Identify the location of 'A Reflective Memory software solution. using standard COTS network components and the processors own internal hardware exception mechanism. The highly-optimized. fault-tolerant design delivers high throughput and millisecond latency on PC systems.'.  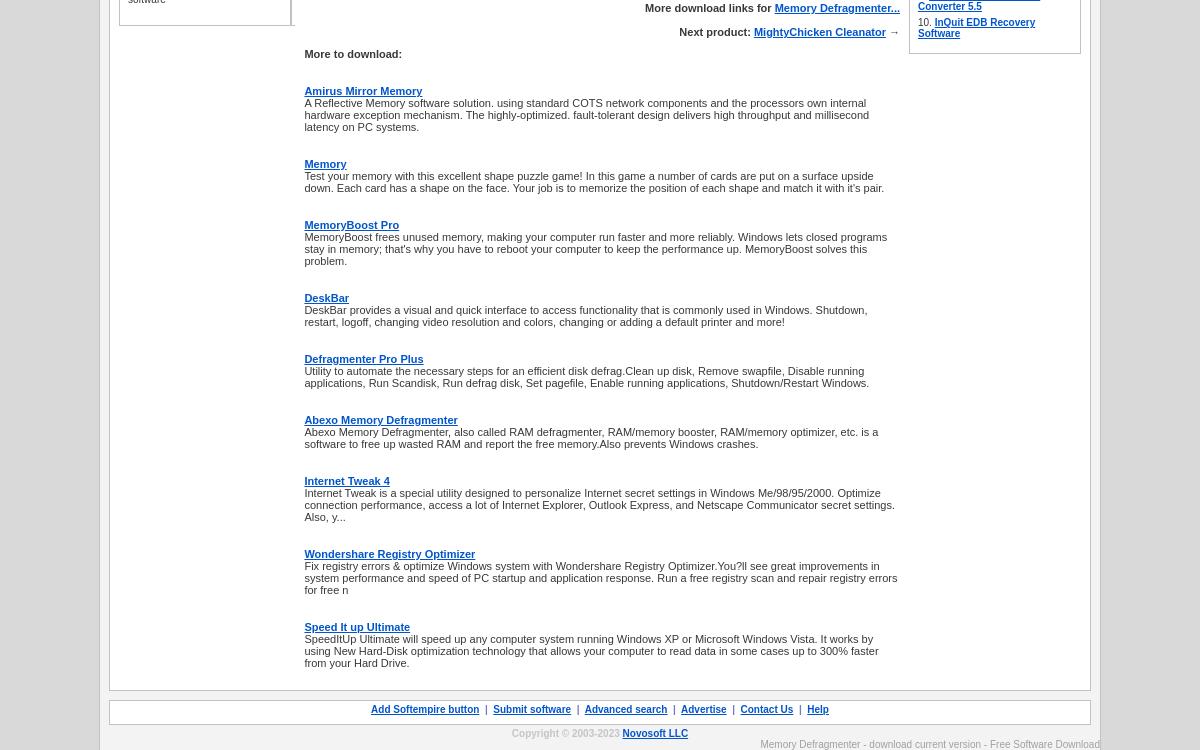
(585, 113).